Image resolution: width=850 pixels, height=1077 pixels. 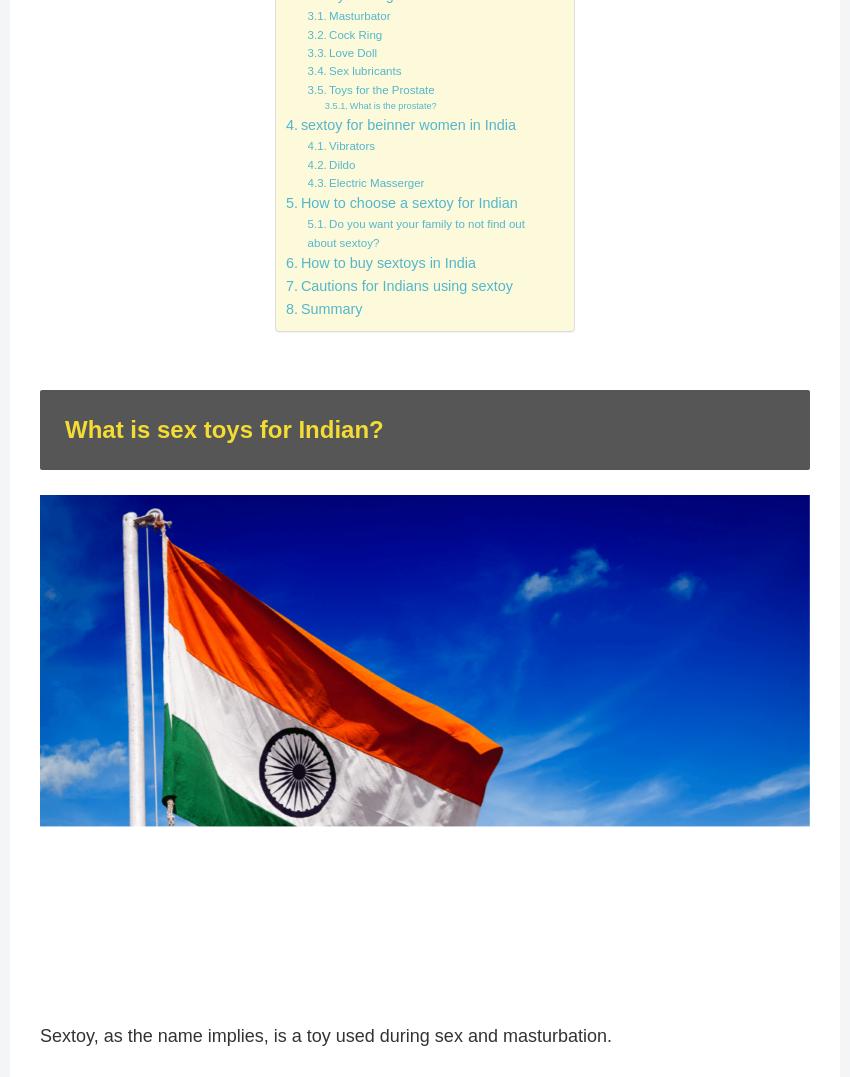 What do you see at coordinates (392, 104) in the screenshot?
I see `'What is the prostate?'` at bounding box center [392, 104].